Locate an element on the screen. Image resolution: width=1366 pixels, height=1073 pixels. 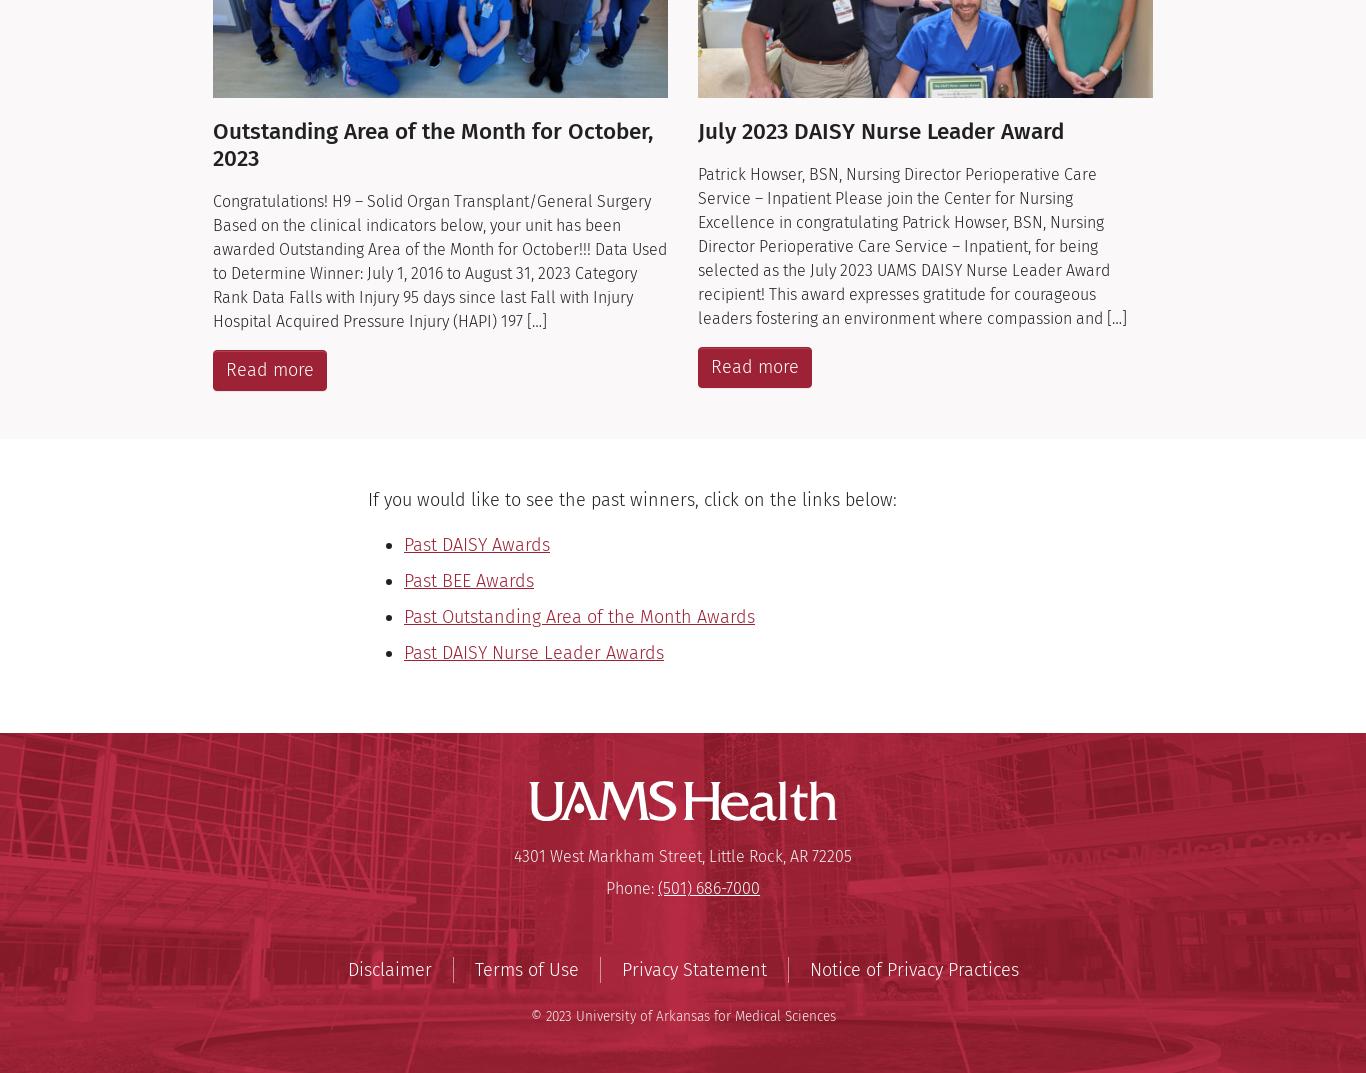
'Patrick Howser, BSN, Nursing Director Perioperative Care Service – Inpatient Please join the Center for Nursing Excellence in congratulating Patrick Howser, BSN, Nursing Director Perioperative Care Service – Inpatient, for being selected as the July 2023 UAMS DAISY Nurse Leader Award recipient! This award expresses gratitude for courageous leaders fostering an environment where compassion and […]' is located at coordinates (912, 245).